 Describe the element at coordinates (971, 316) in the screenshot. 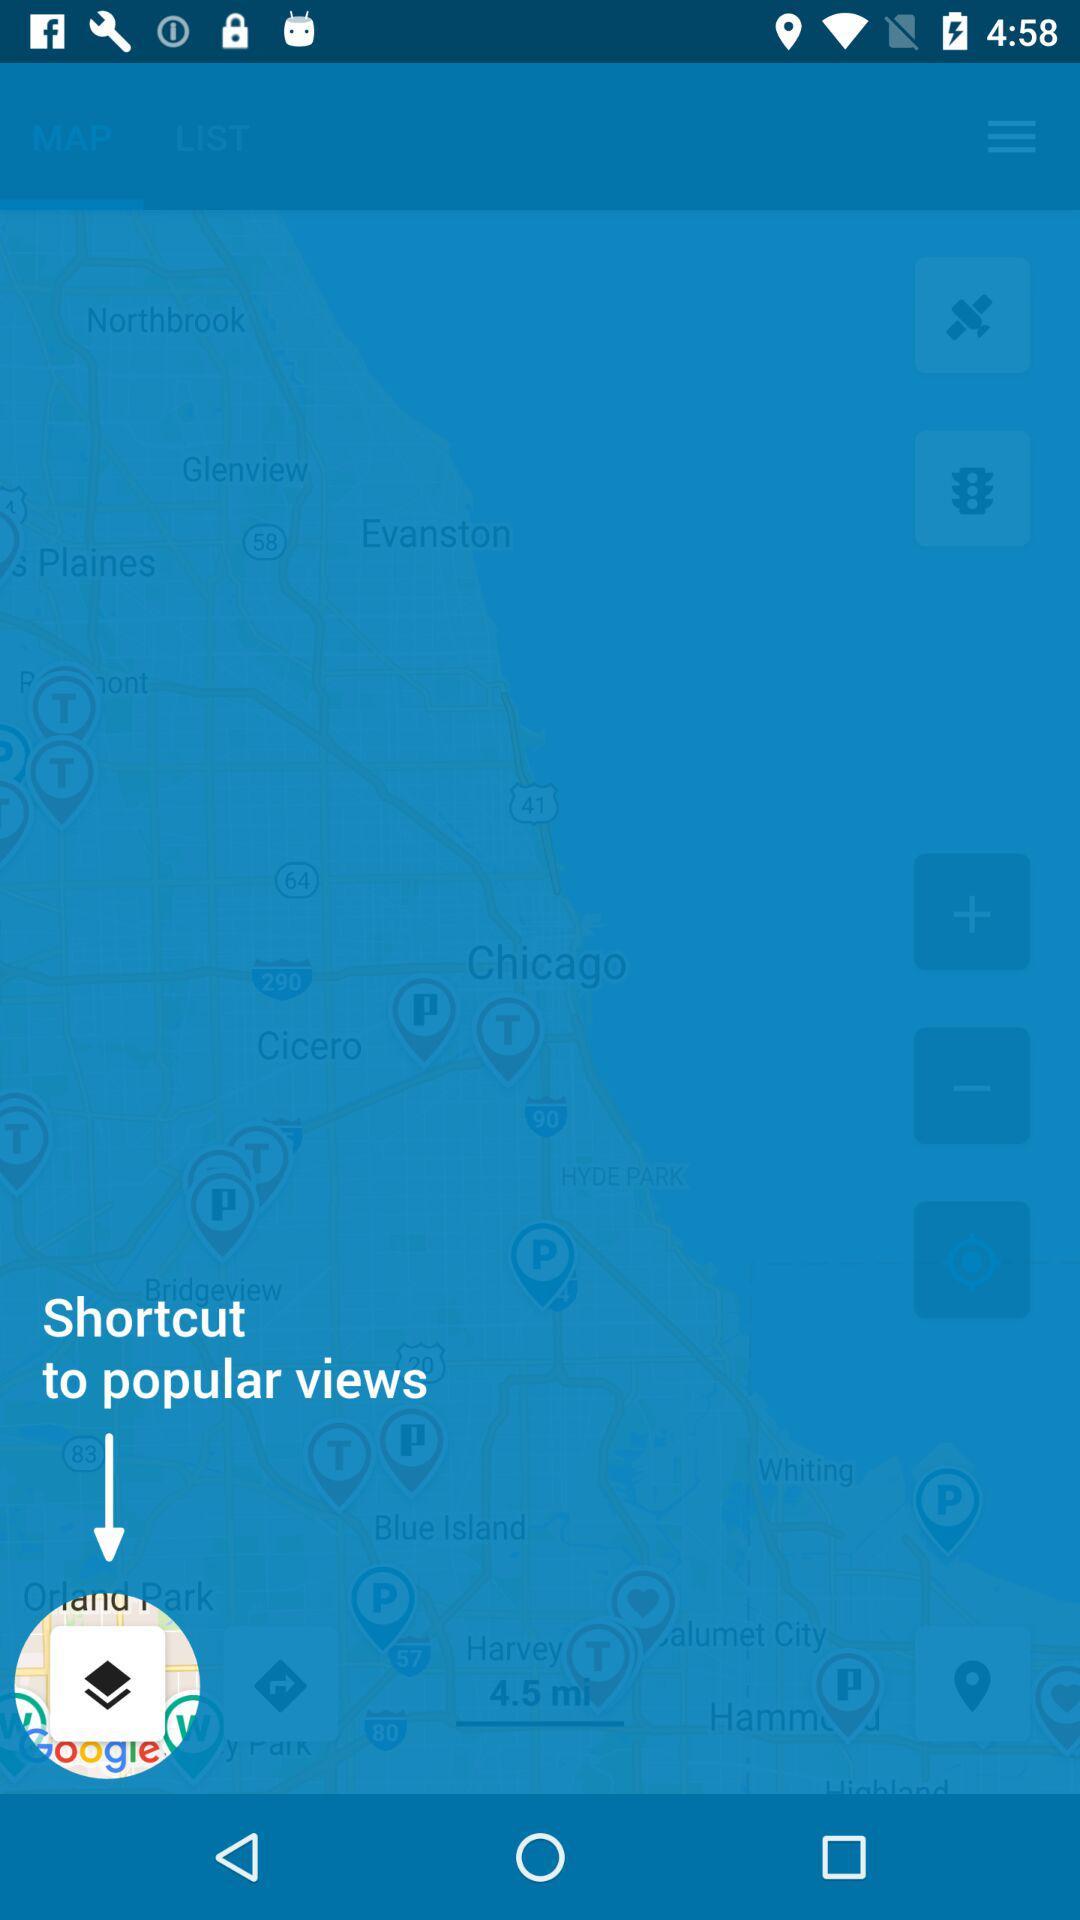

I see `satellite viewer` at that location.